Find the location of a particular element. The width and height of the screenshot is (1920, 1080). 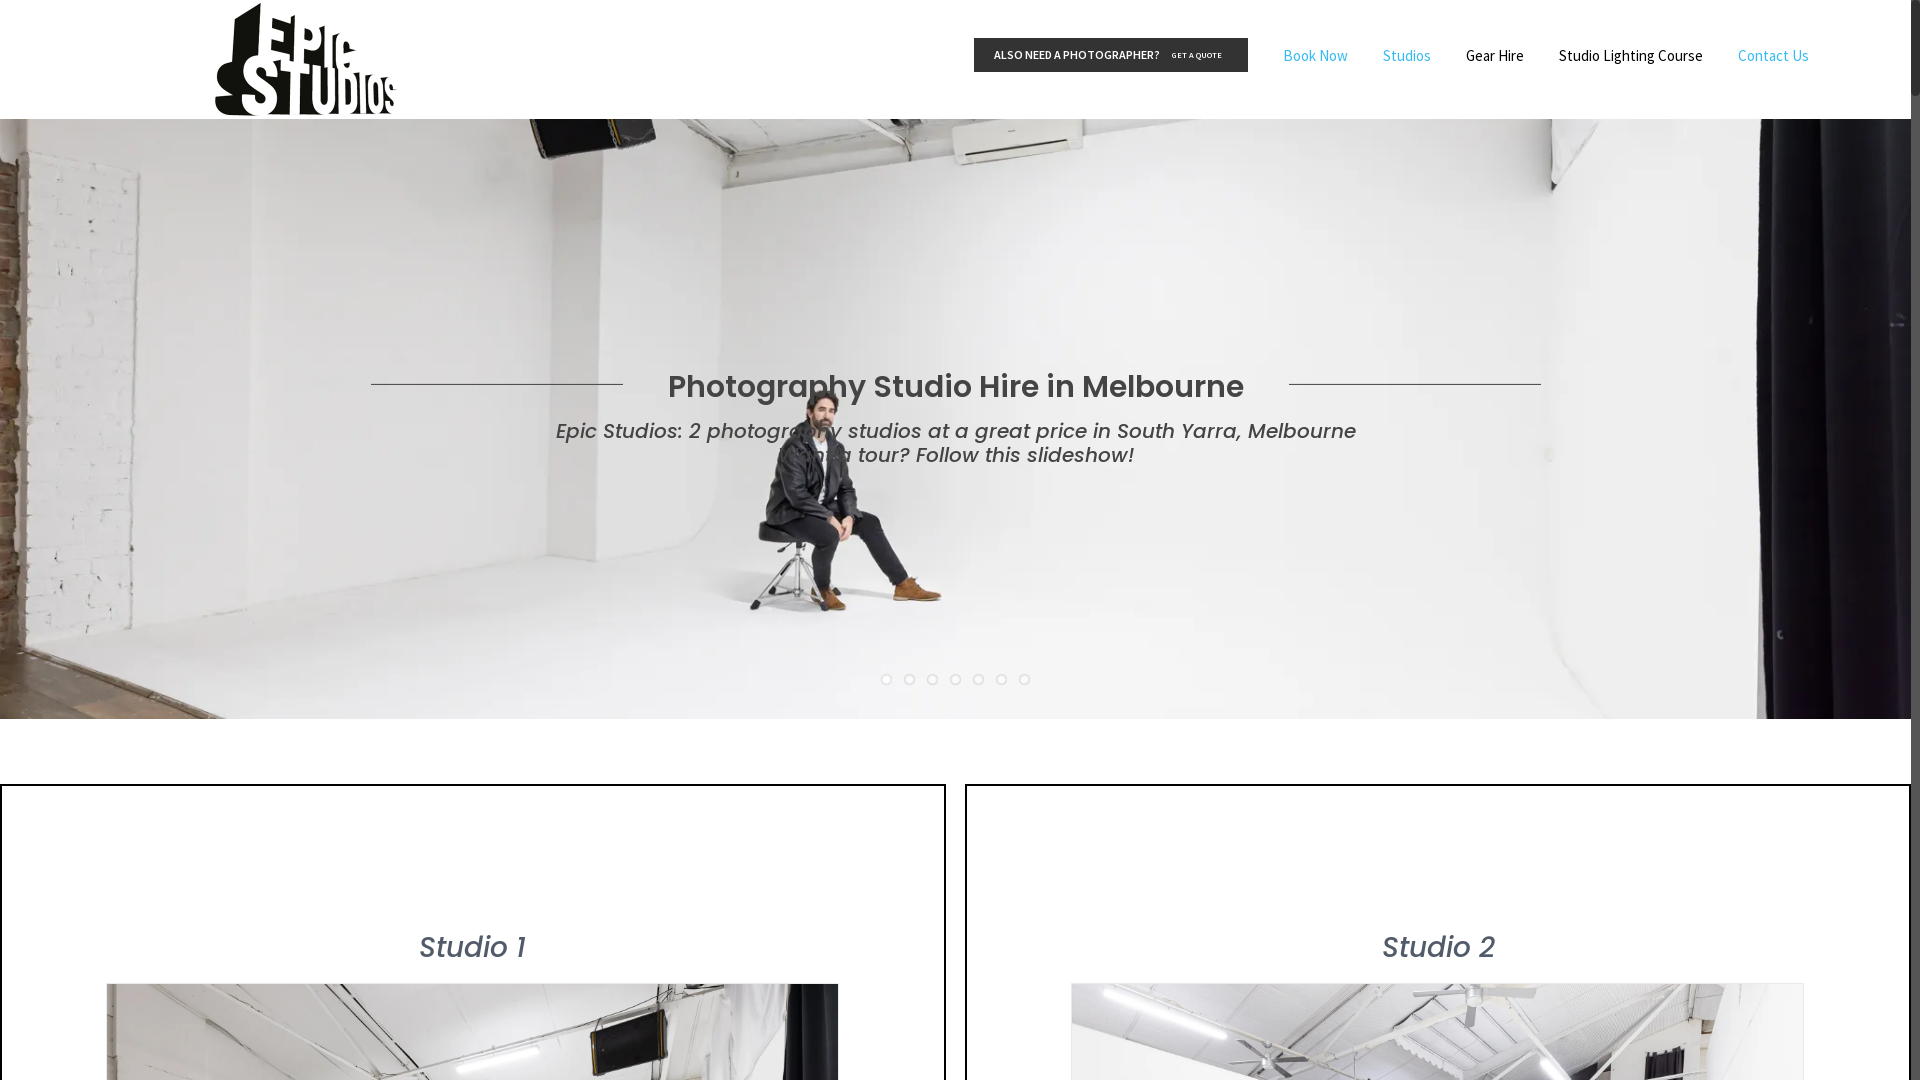

'5' is located at coordinates (973, 678).